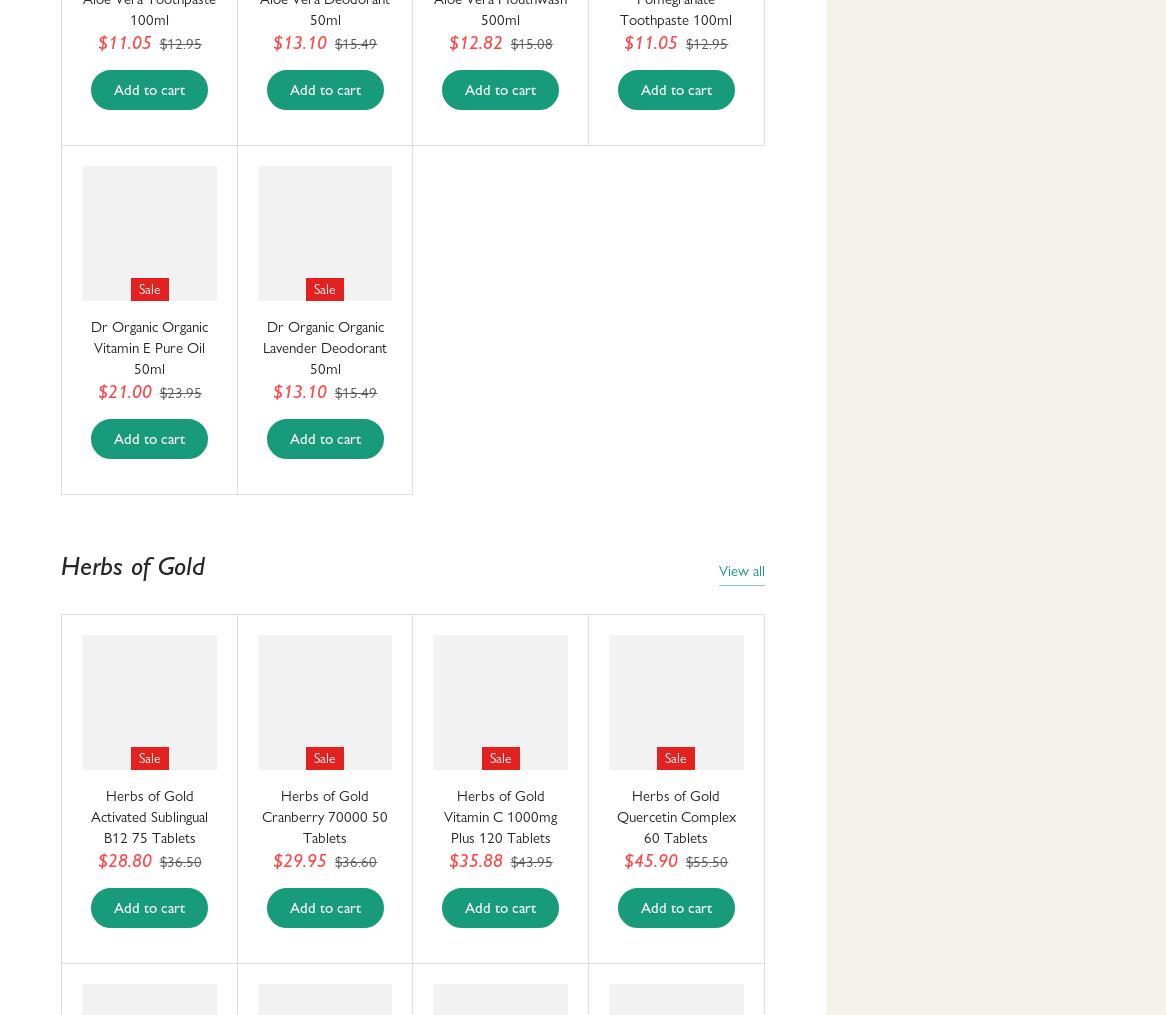 This screenshot has height=1015, width=1166. What do you see at coordinates (323, 816) in the screenshot?
I see `'Herbs of Gold Cranberry 70000 50 Tablets'` at bounding box center [323, 816].